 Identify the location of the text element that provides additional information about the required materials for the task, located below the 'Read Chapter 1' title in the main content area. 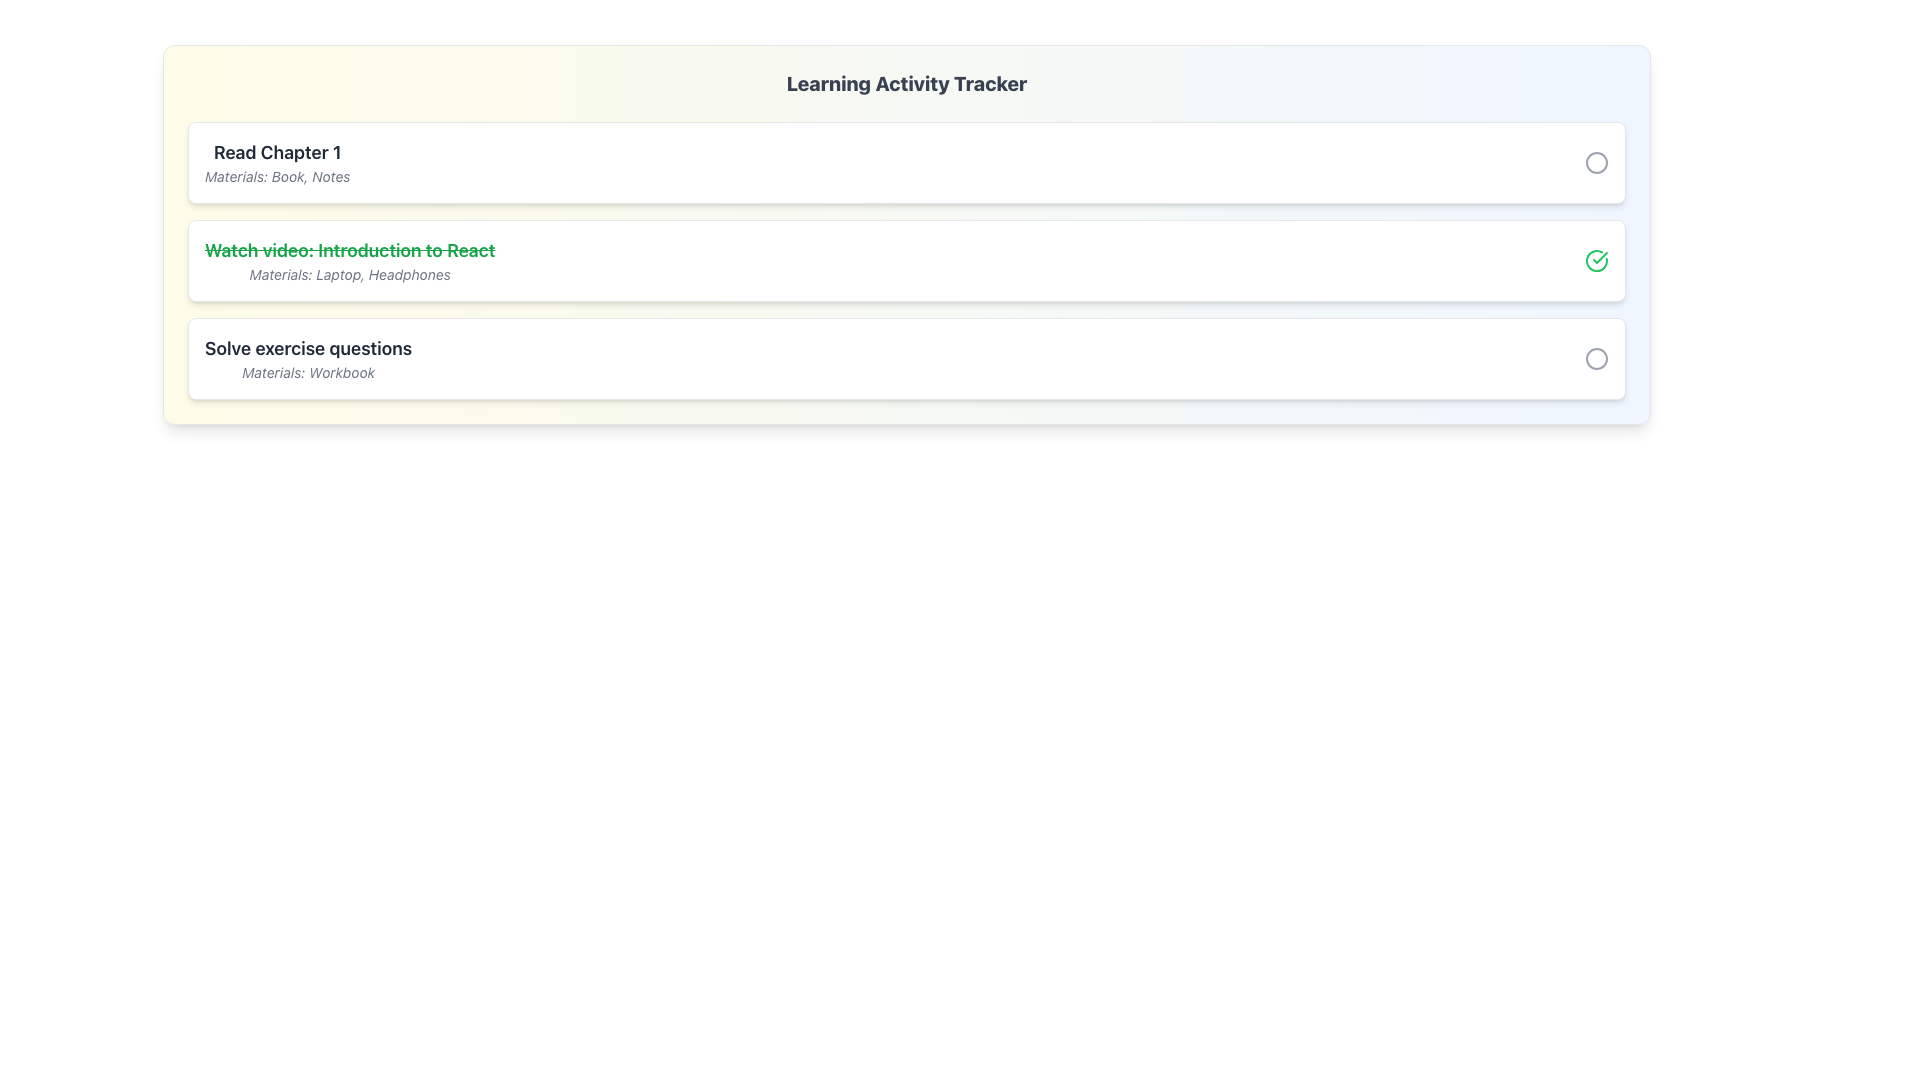
(276, 176).